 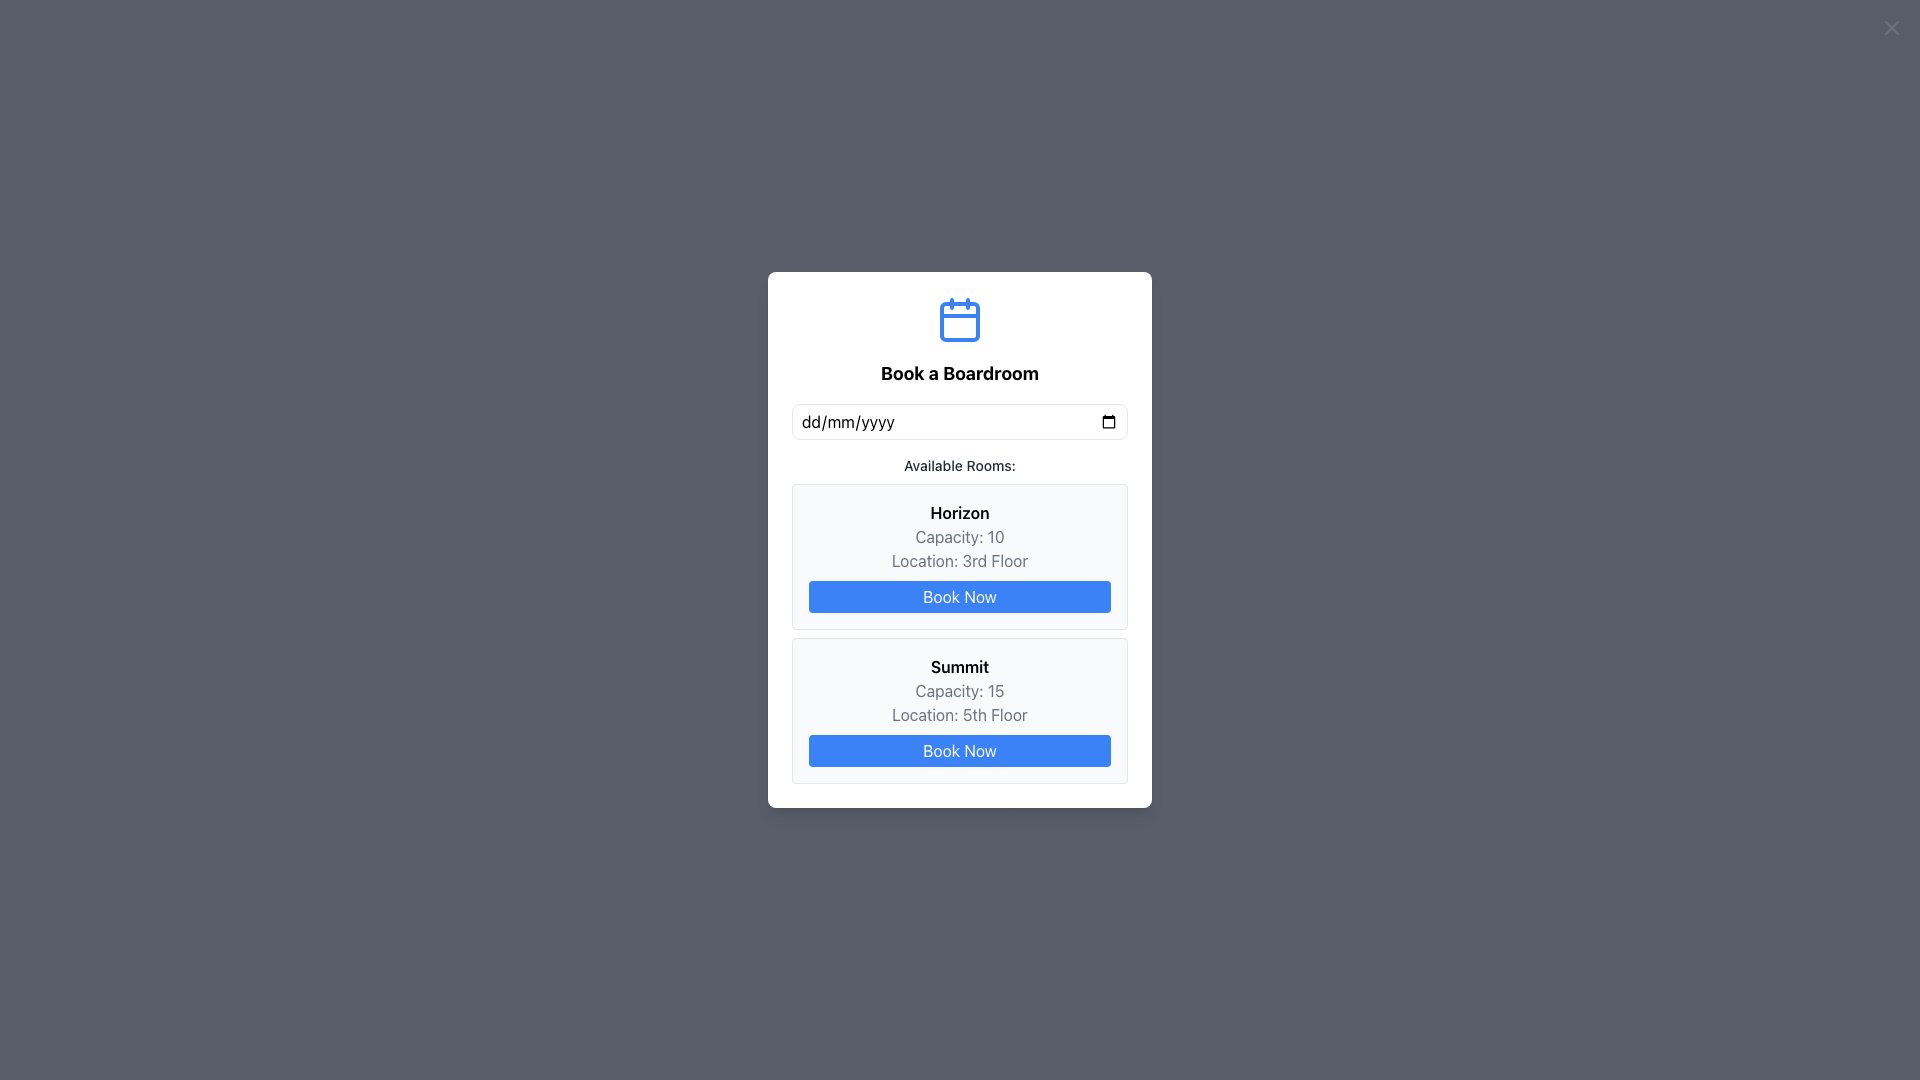 I want to click on the bold text label reading 'Book a Boardroom' which is prominently displayed near the top of the section, located below a calendar icon and above a date input field, so click(x=960, y=374).